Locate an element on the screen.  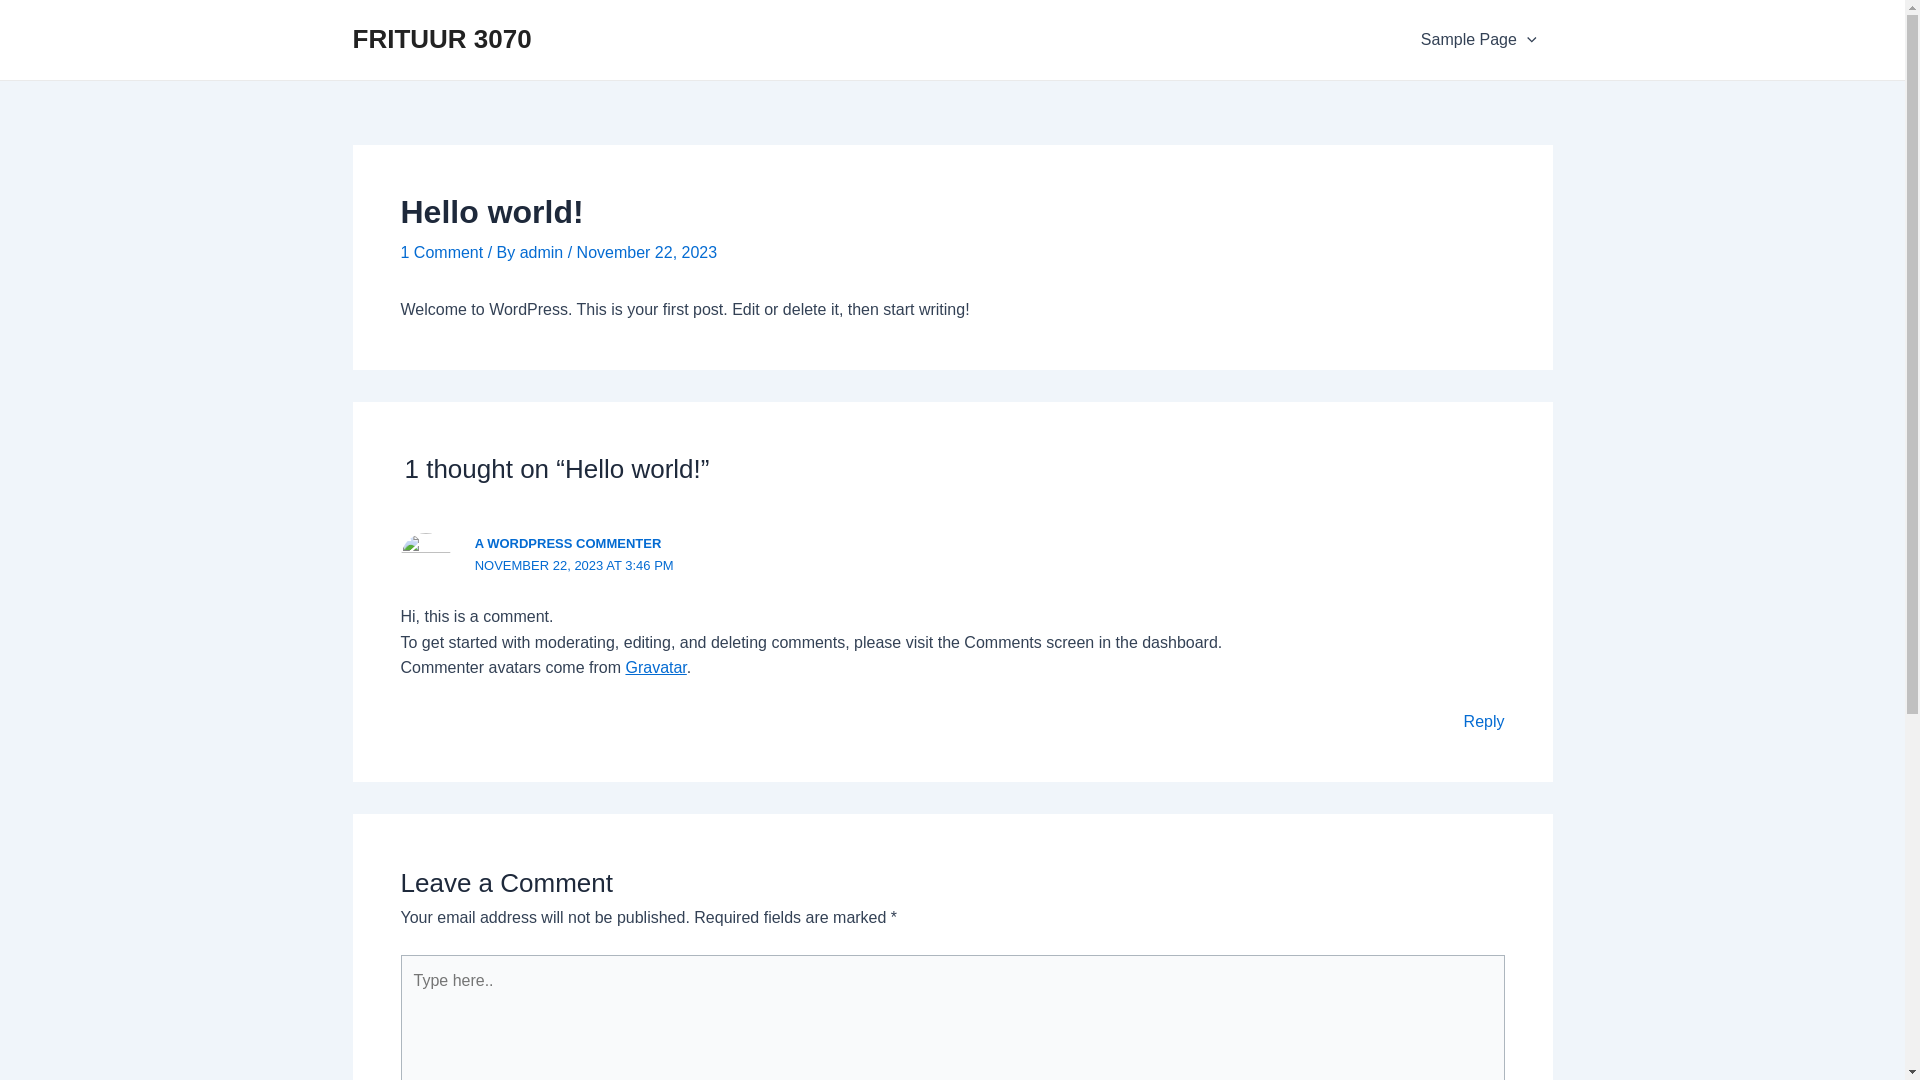
'Gravatar' is located at coordinates (655, 667).